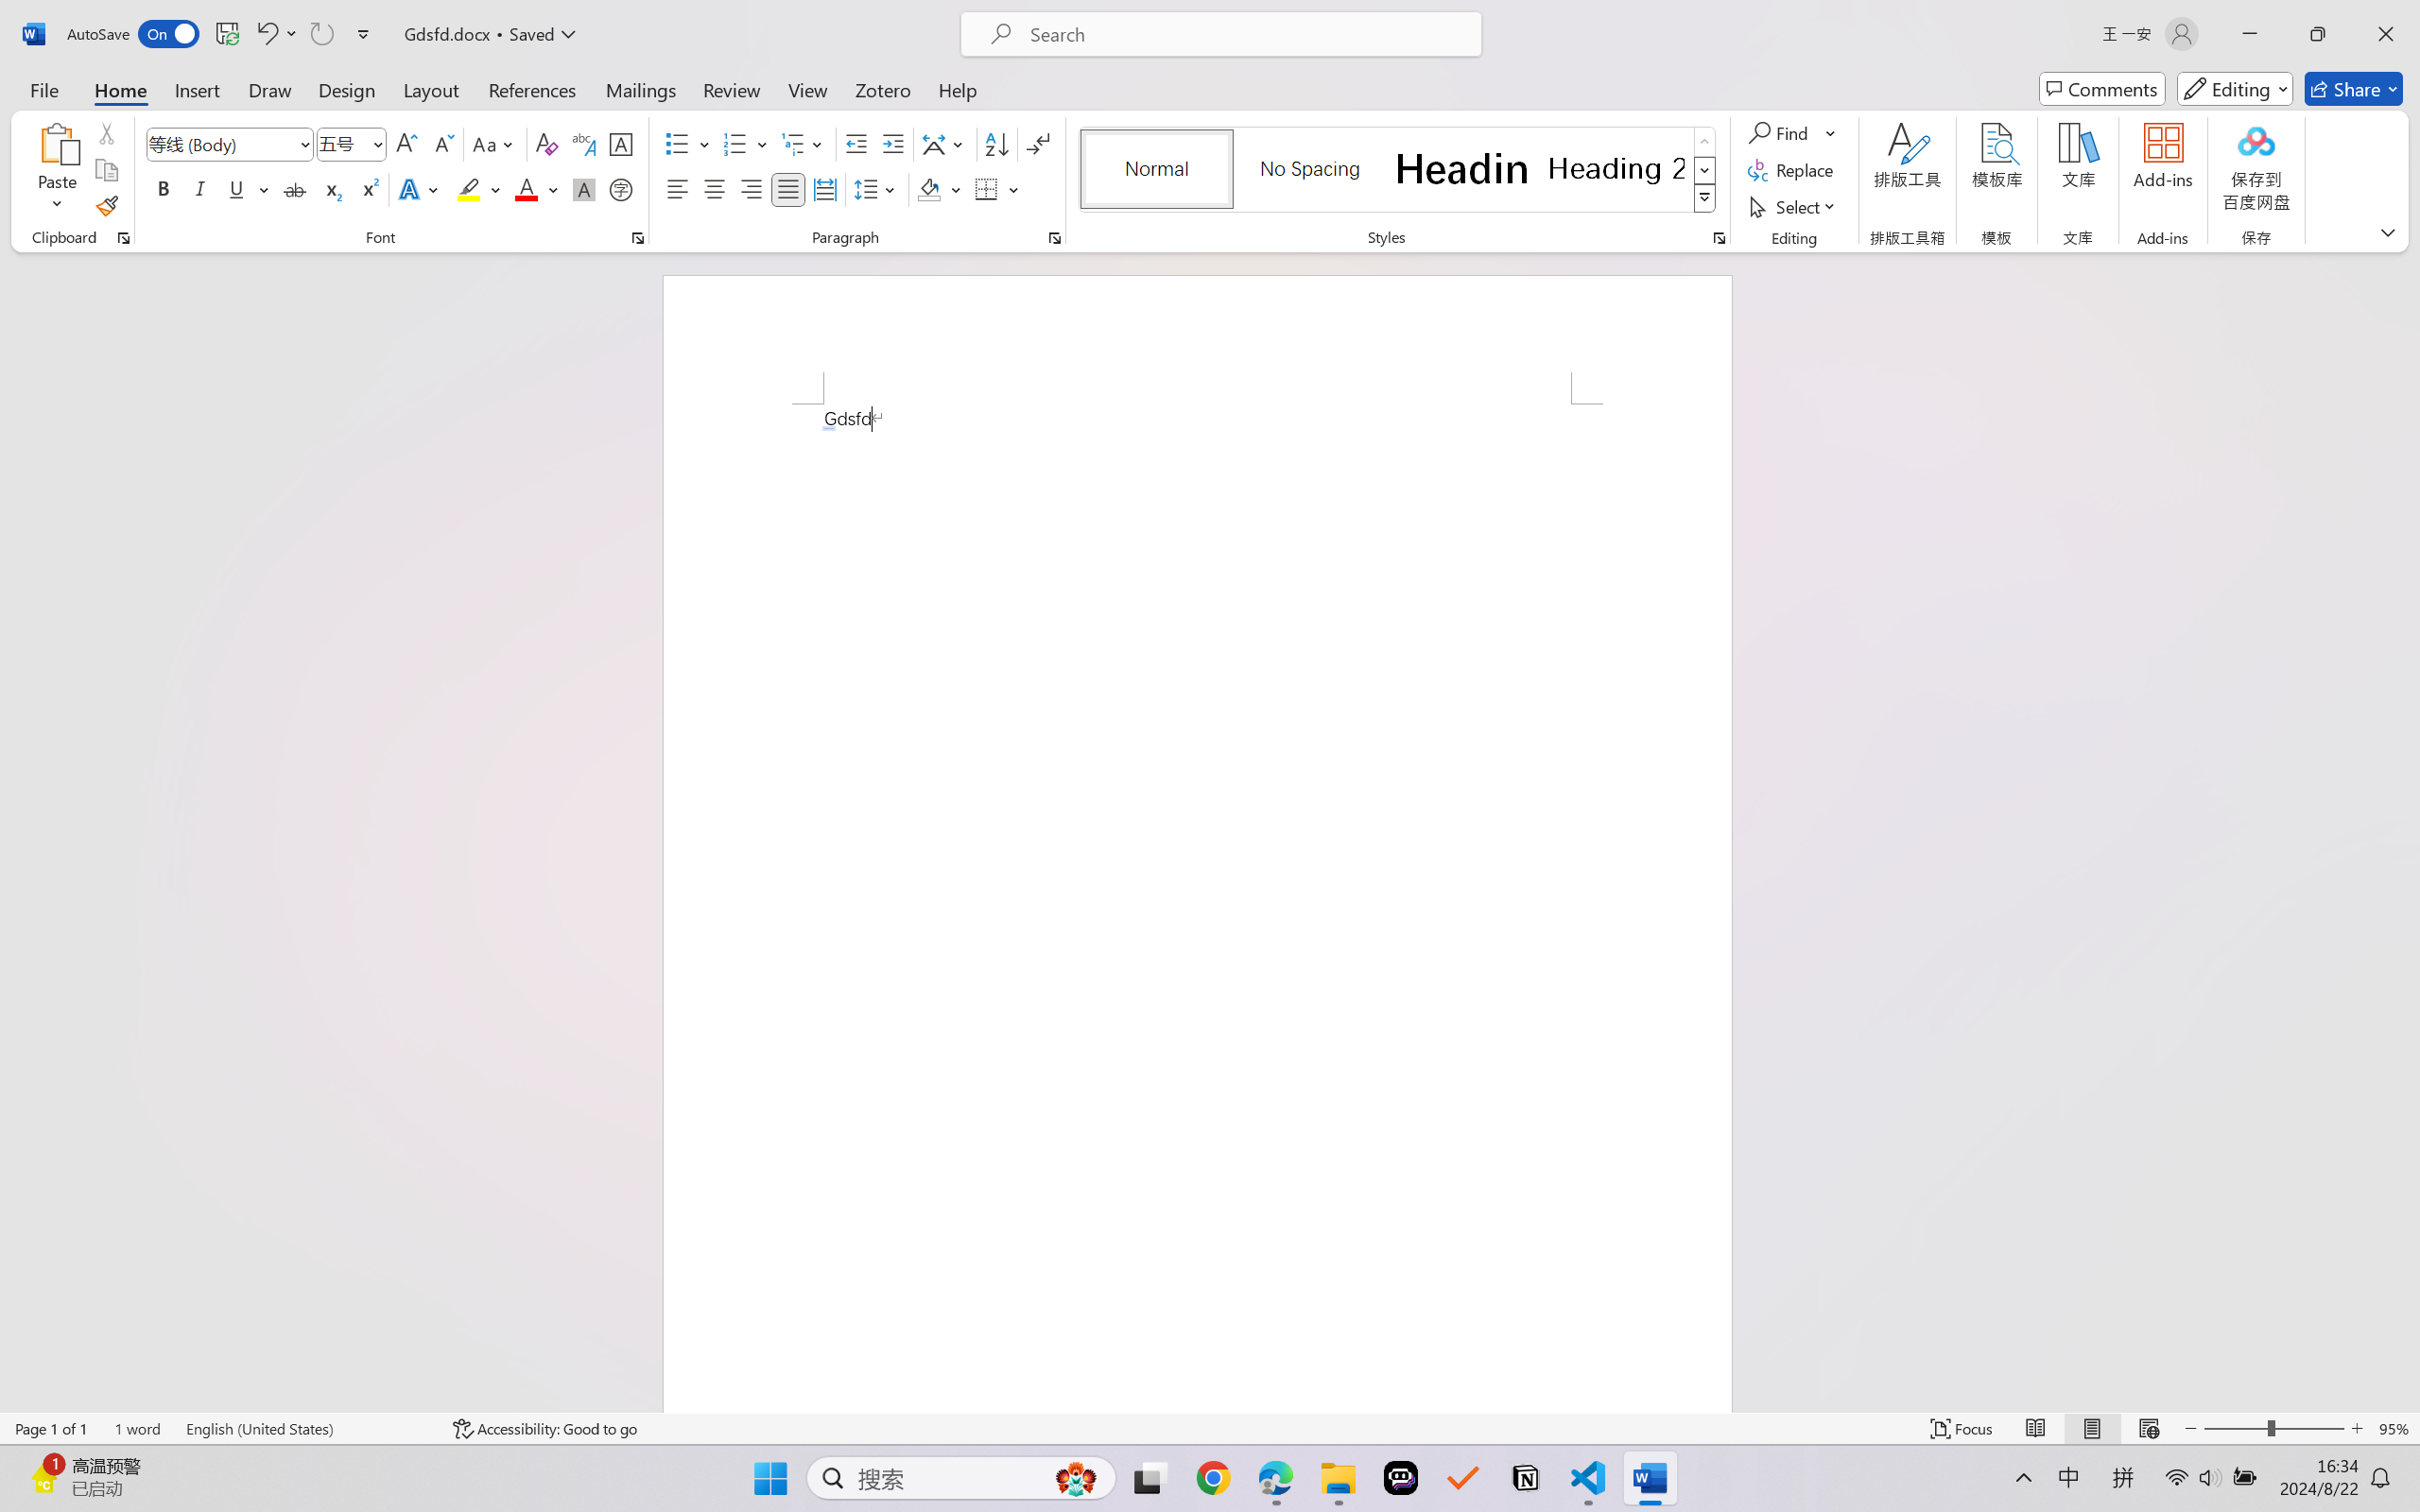 Image resolution: width=2420 pixels, height=1512 pixels. What do you see at coordinates (1703, 198) in the screenshot?
I see `'Styles'` at bounding box center [1703, 198].